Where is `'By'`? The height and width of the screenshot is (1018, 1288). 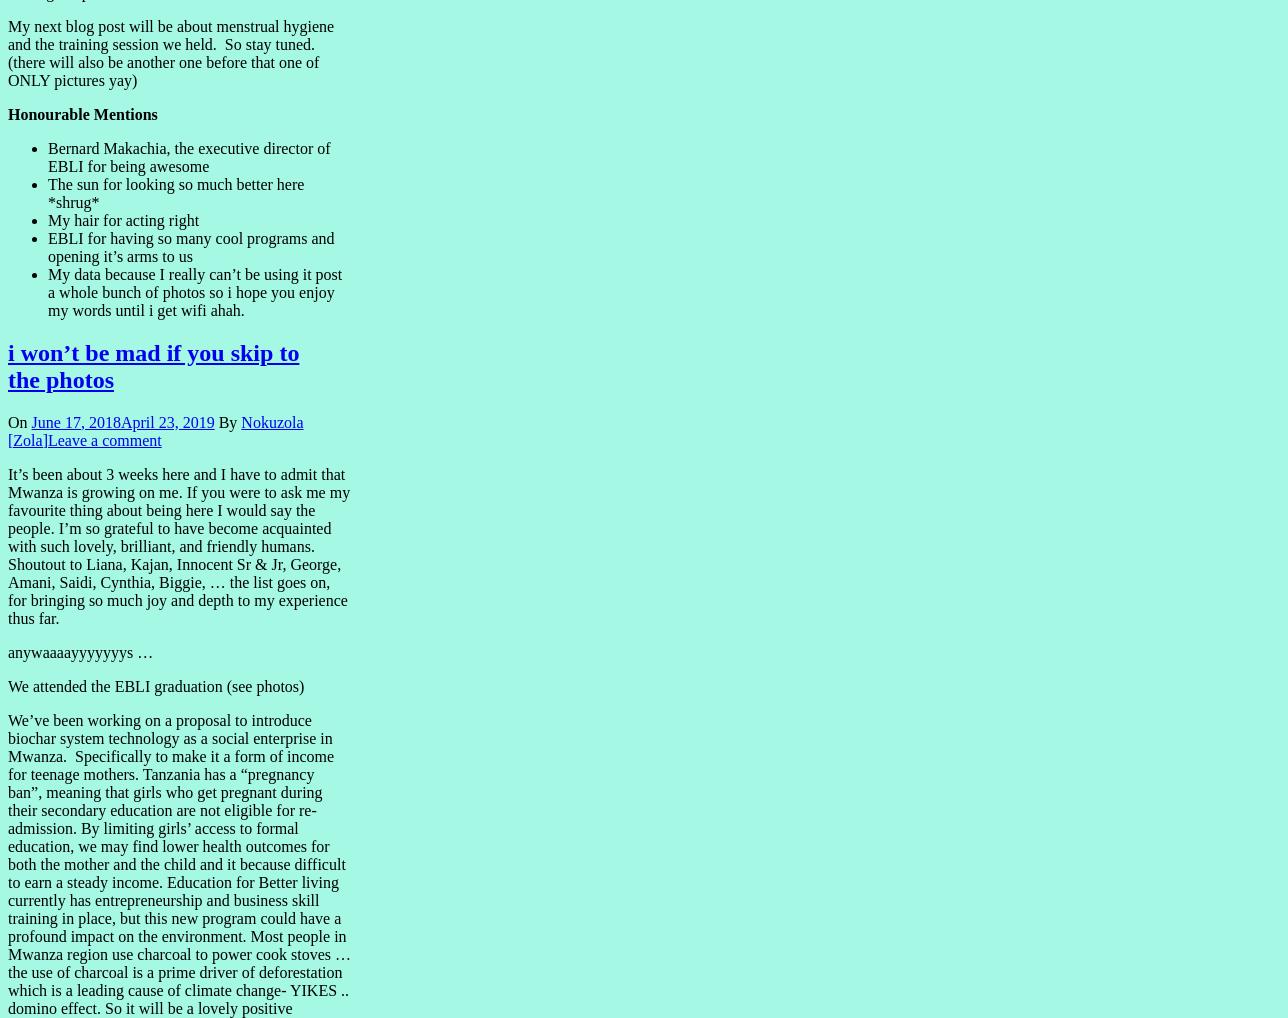
'By' is located at coordinates (227, 420).